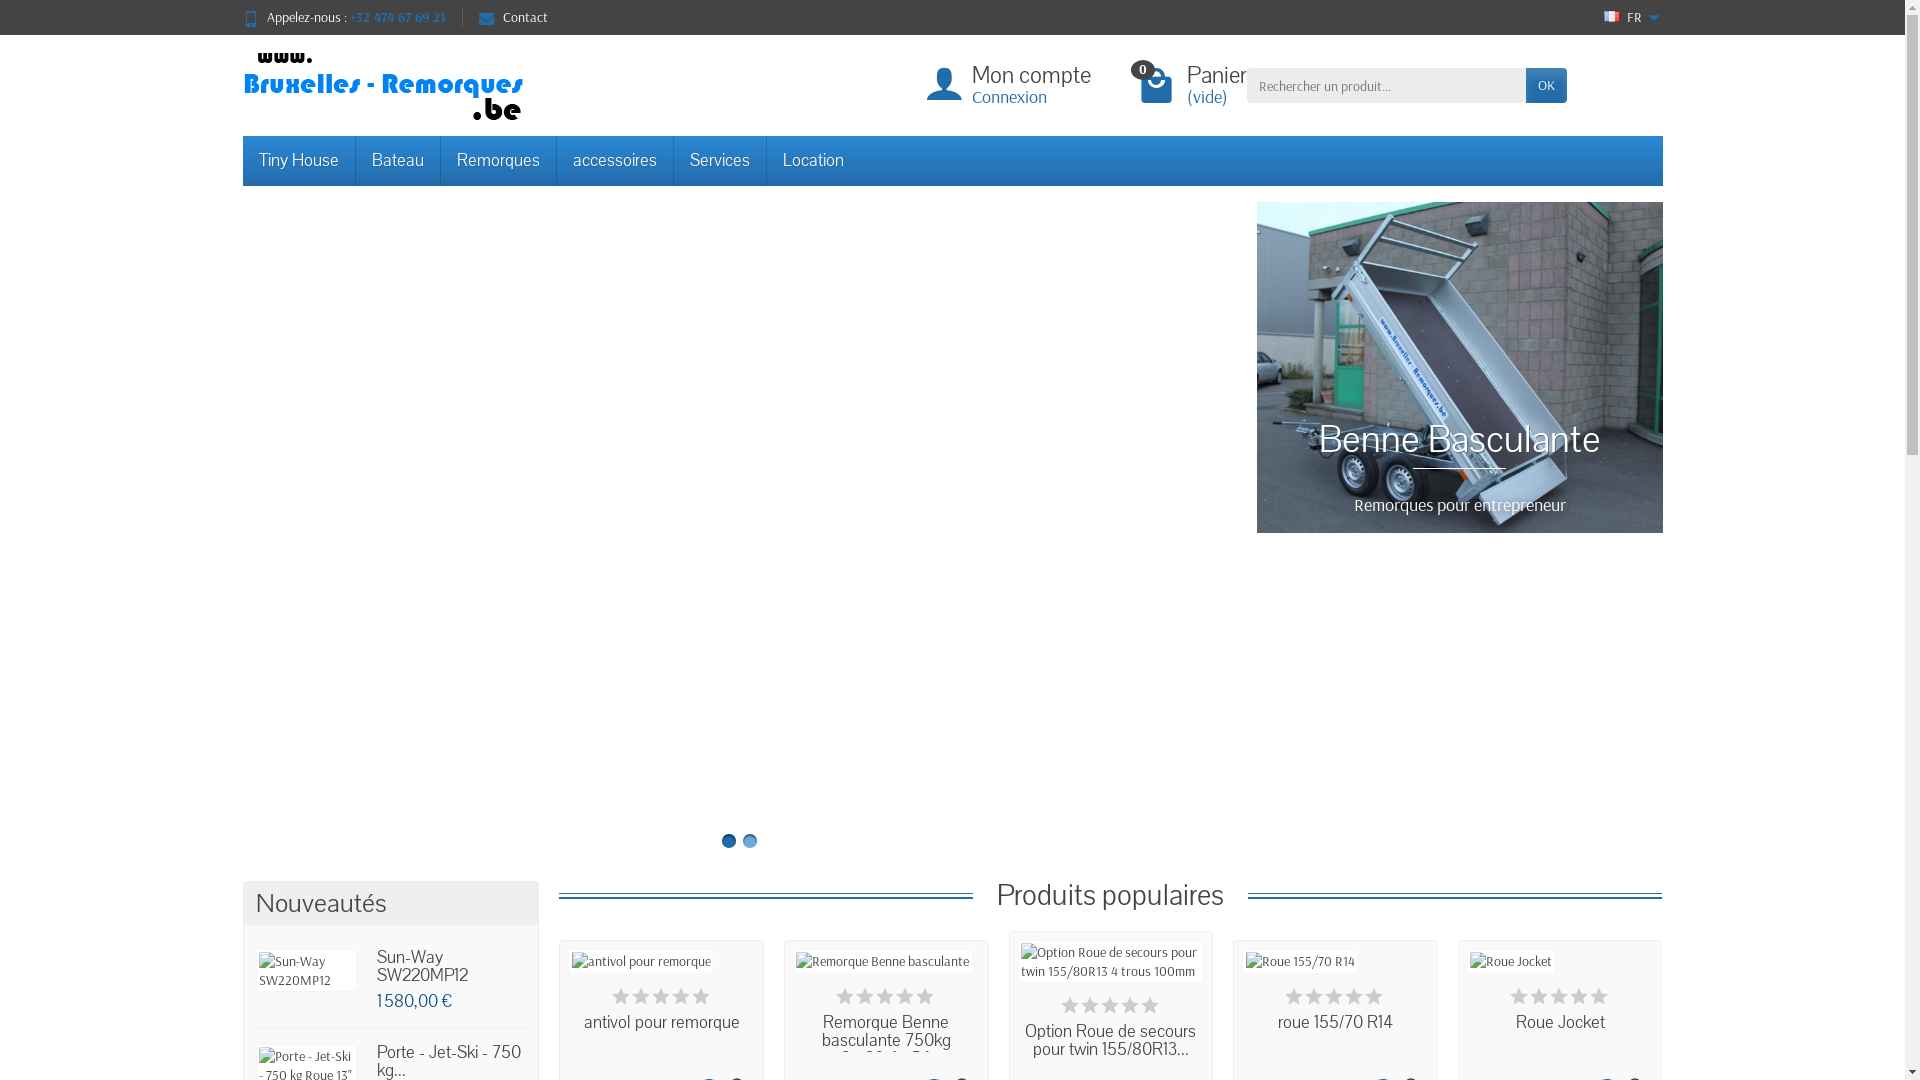  I want to click on 'Services', so click(673, 160).